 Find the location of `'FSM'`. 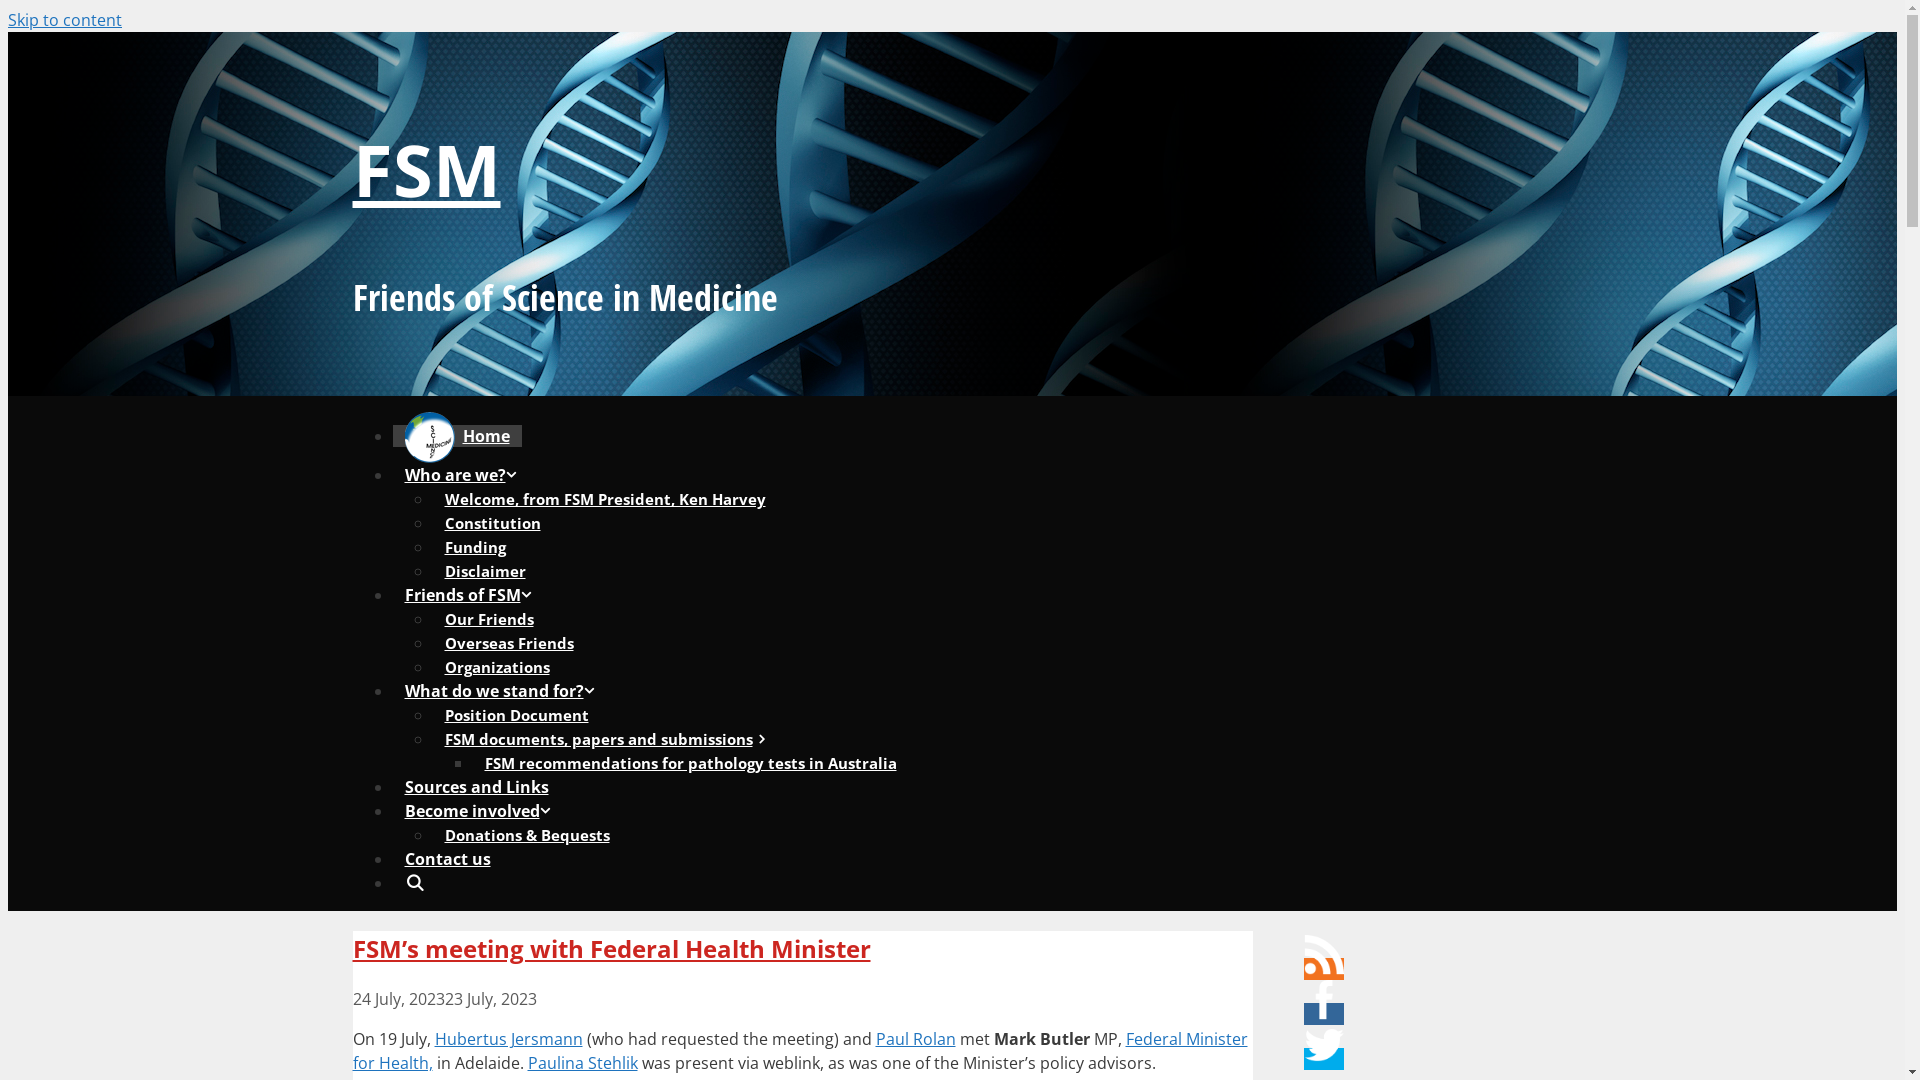

'FSM' is located at coordinates (425, 168).